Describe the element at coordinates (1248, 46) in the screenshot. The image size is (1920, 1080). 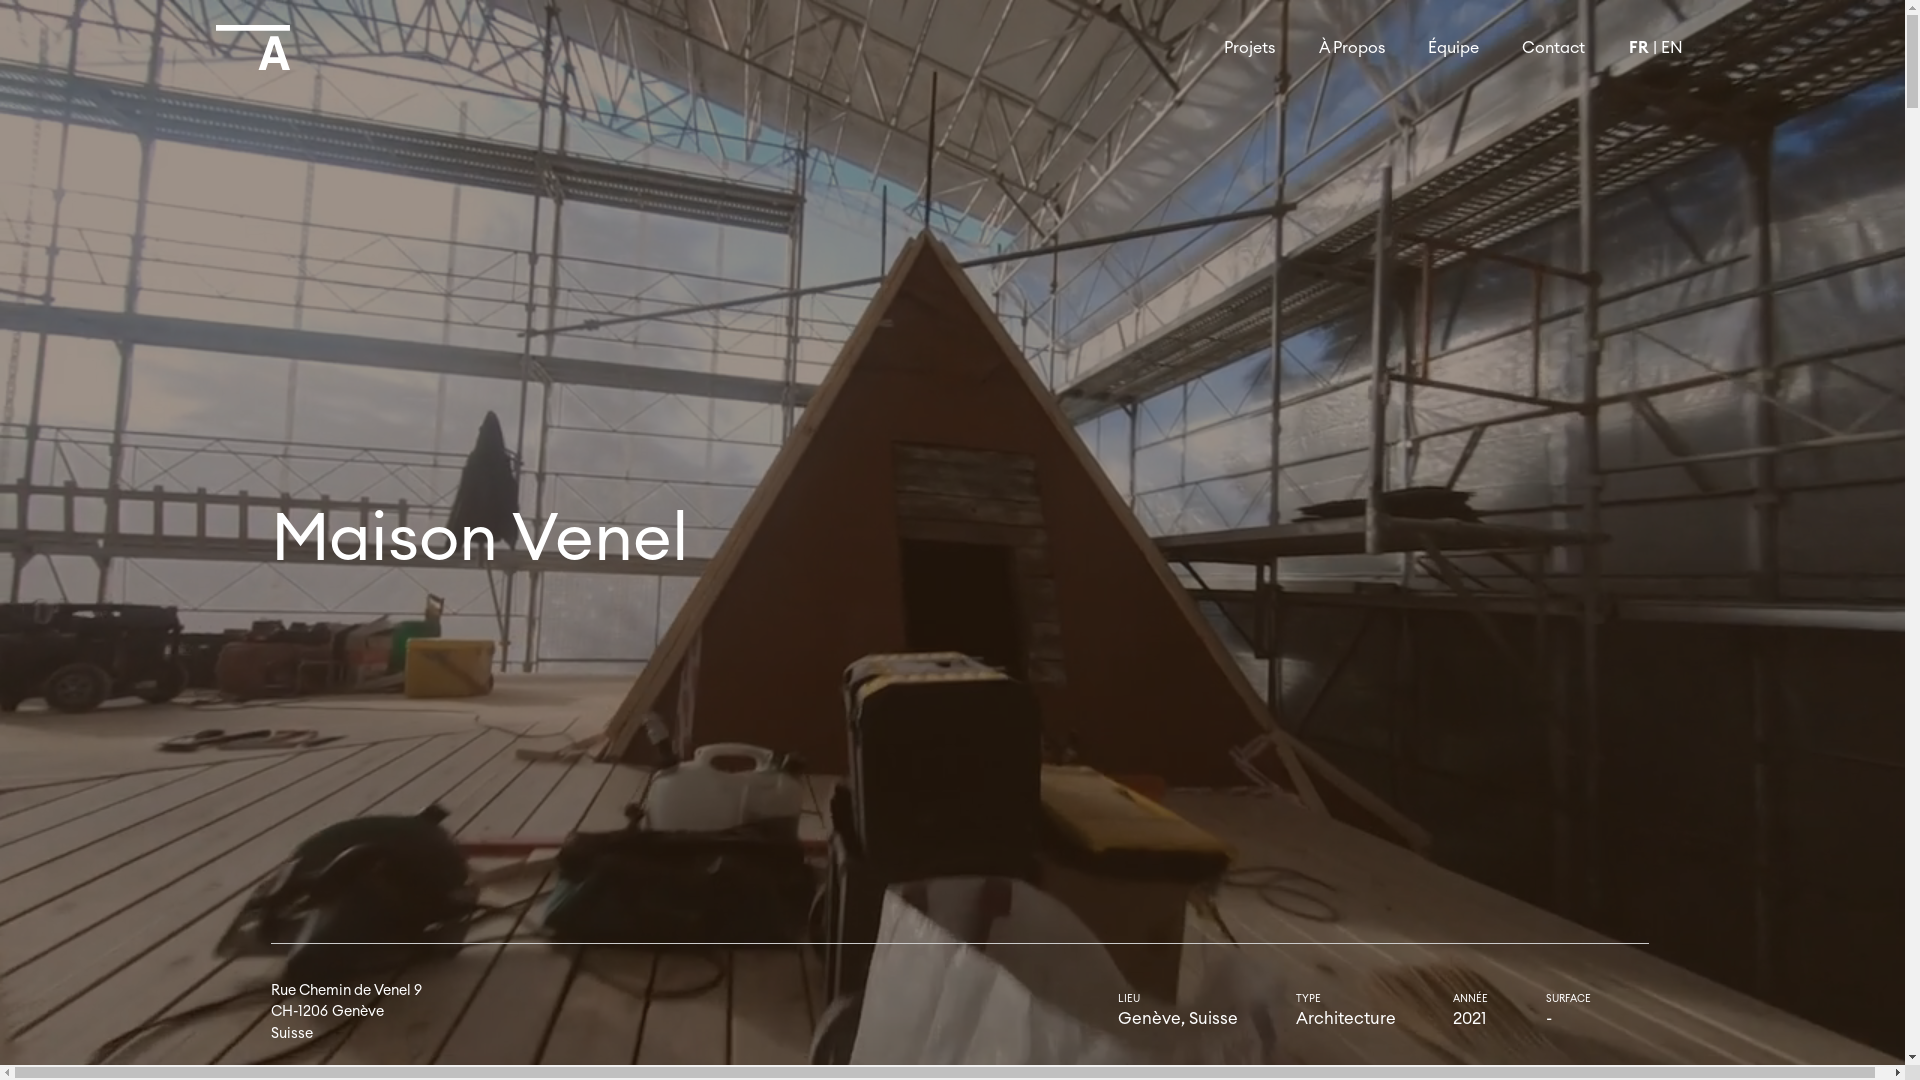
I see `'Projets'` at that location.